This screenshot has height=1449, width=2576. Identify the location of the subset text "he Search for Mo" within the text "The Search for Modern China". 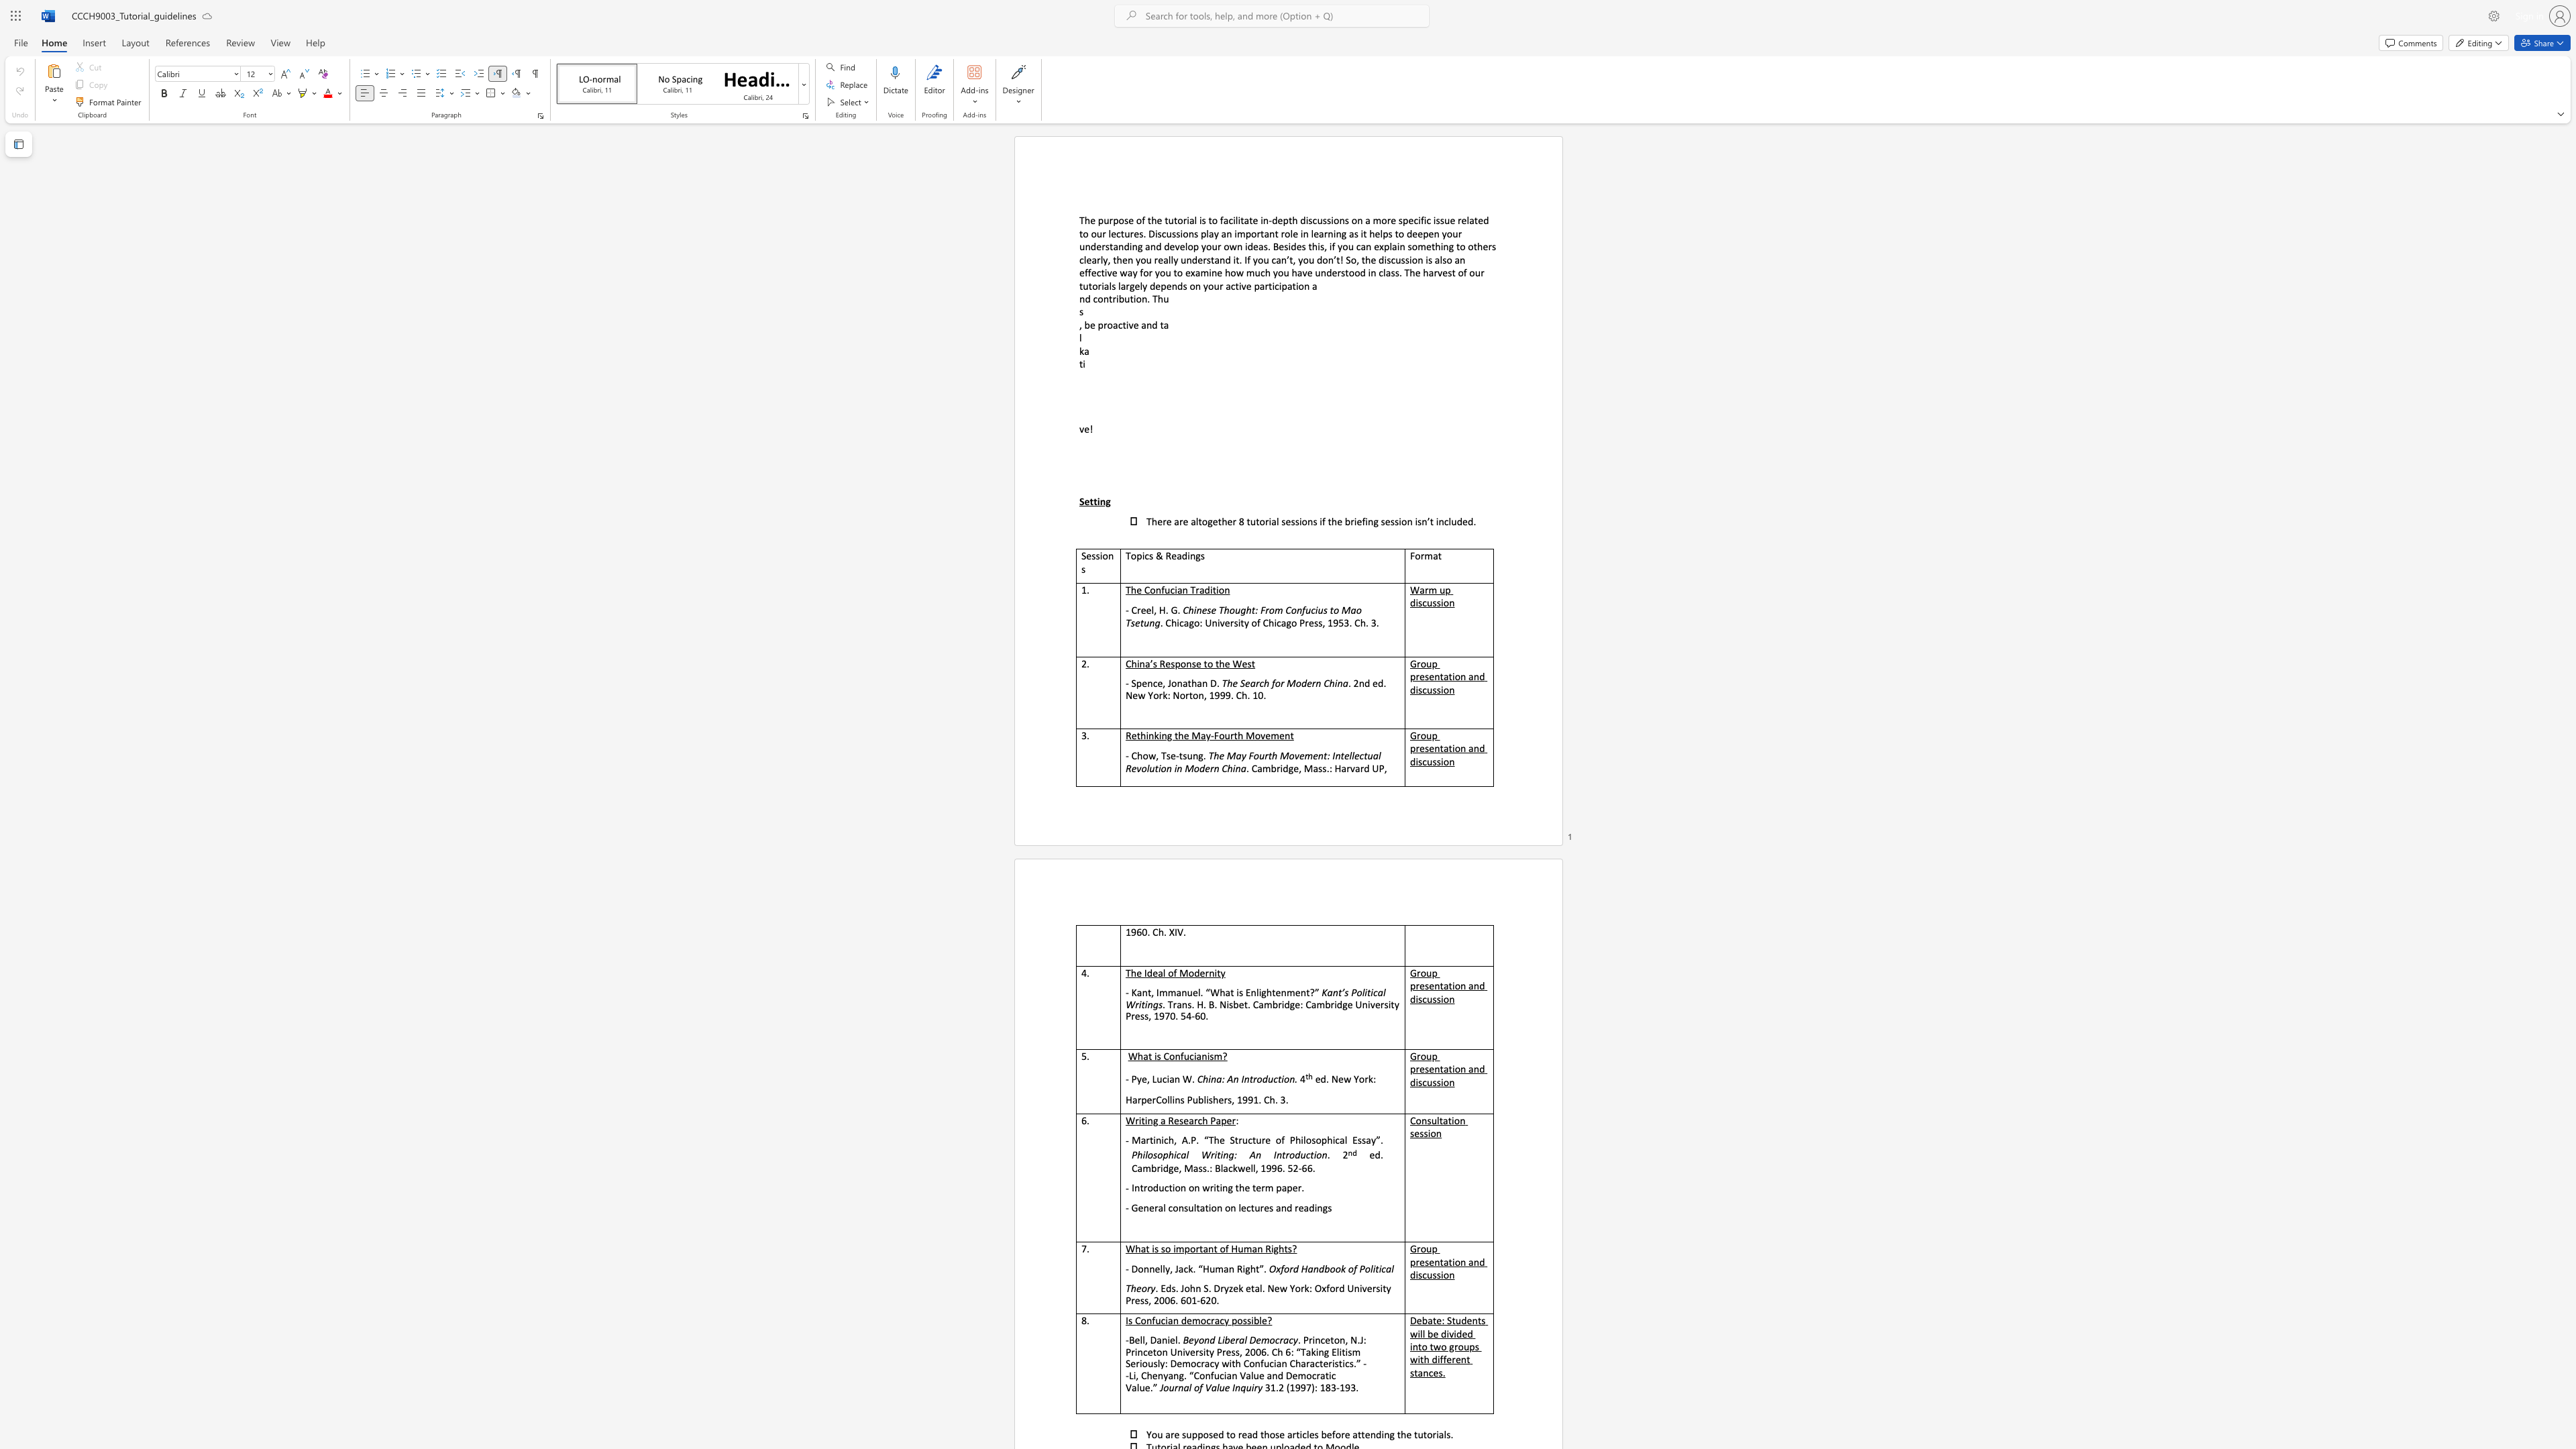
(1227, 682).